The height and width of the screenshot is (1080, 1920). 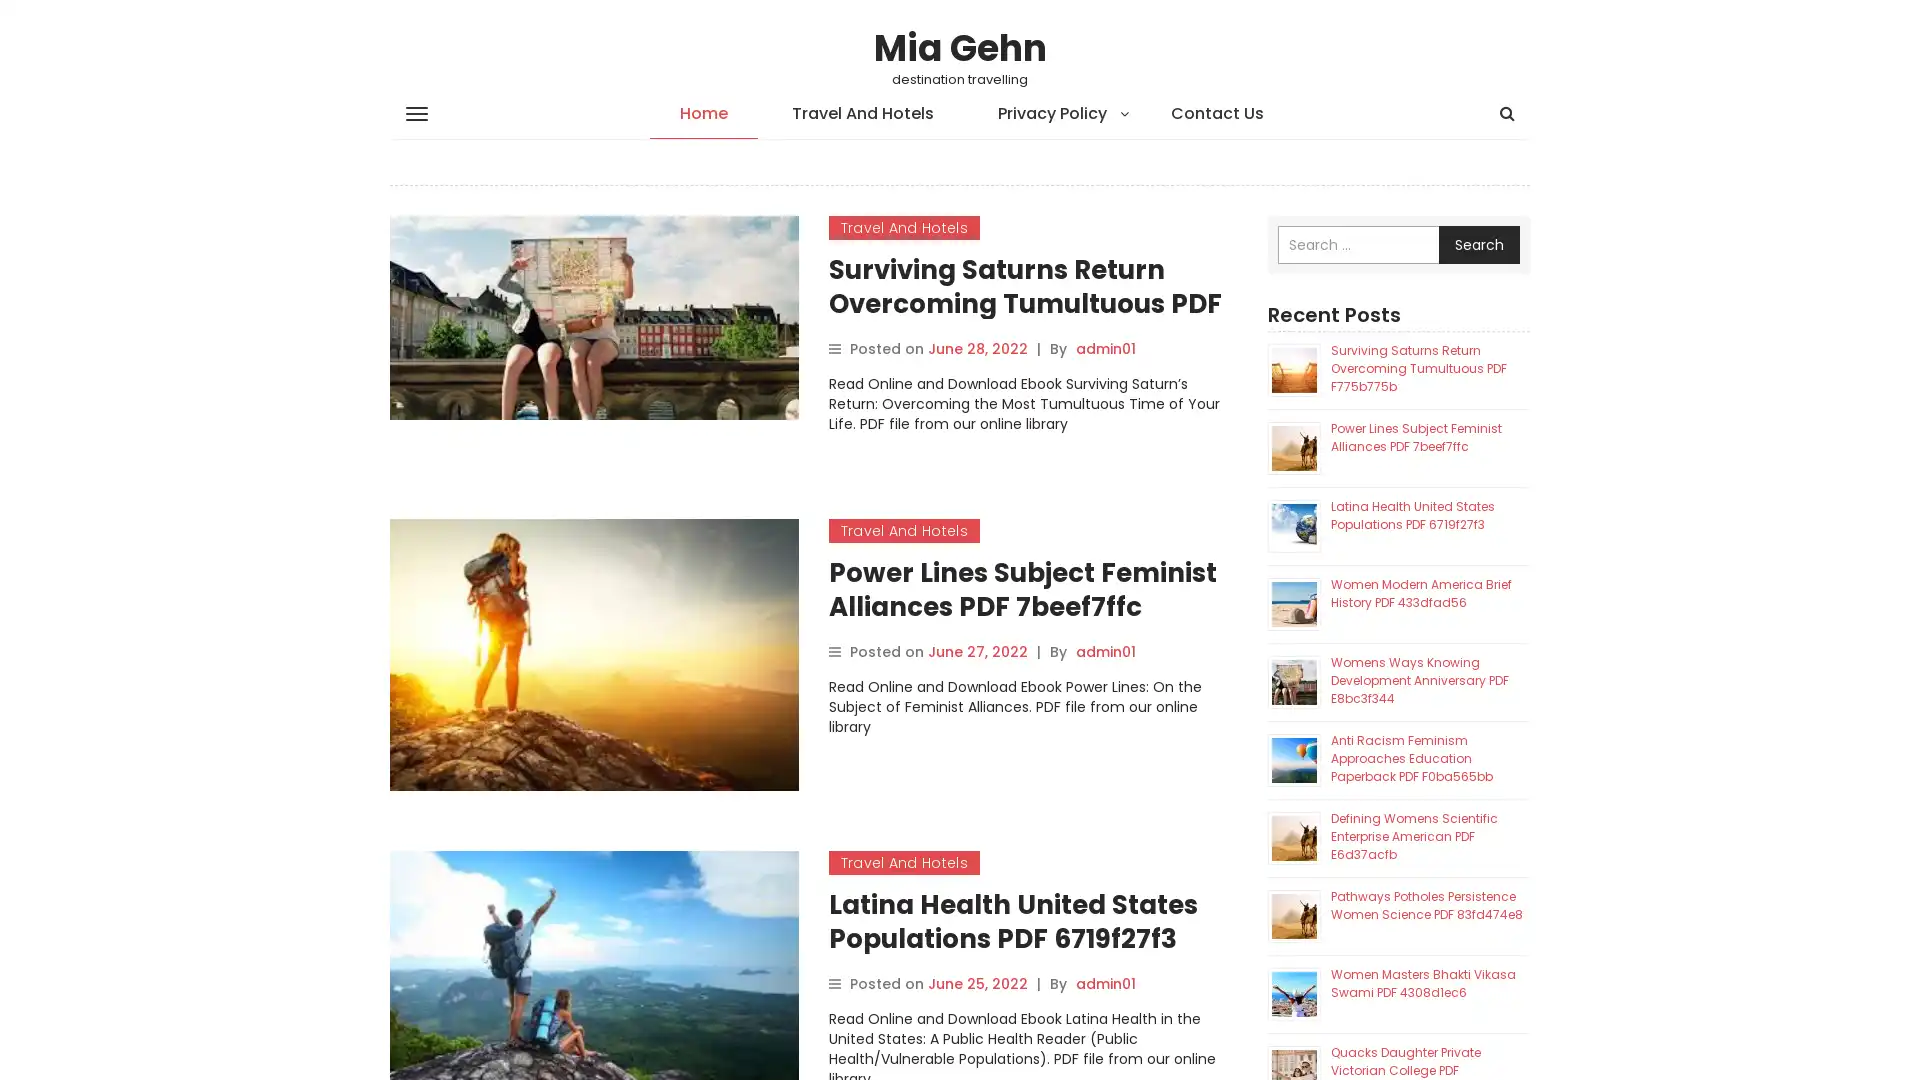 I want to click on Search, so click(x=1479, y=244).